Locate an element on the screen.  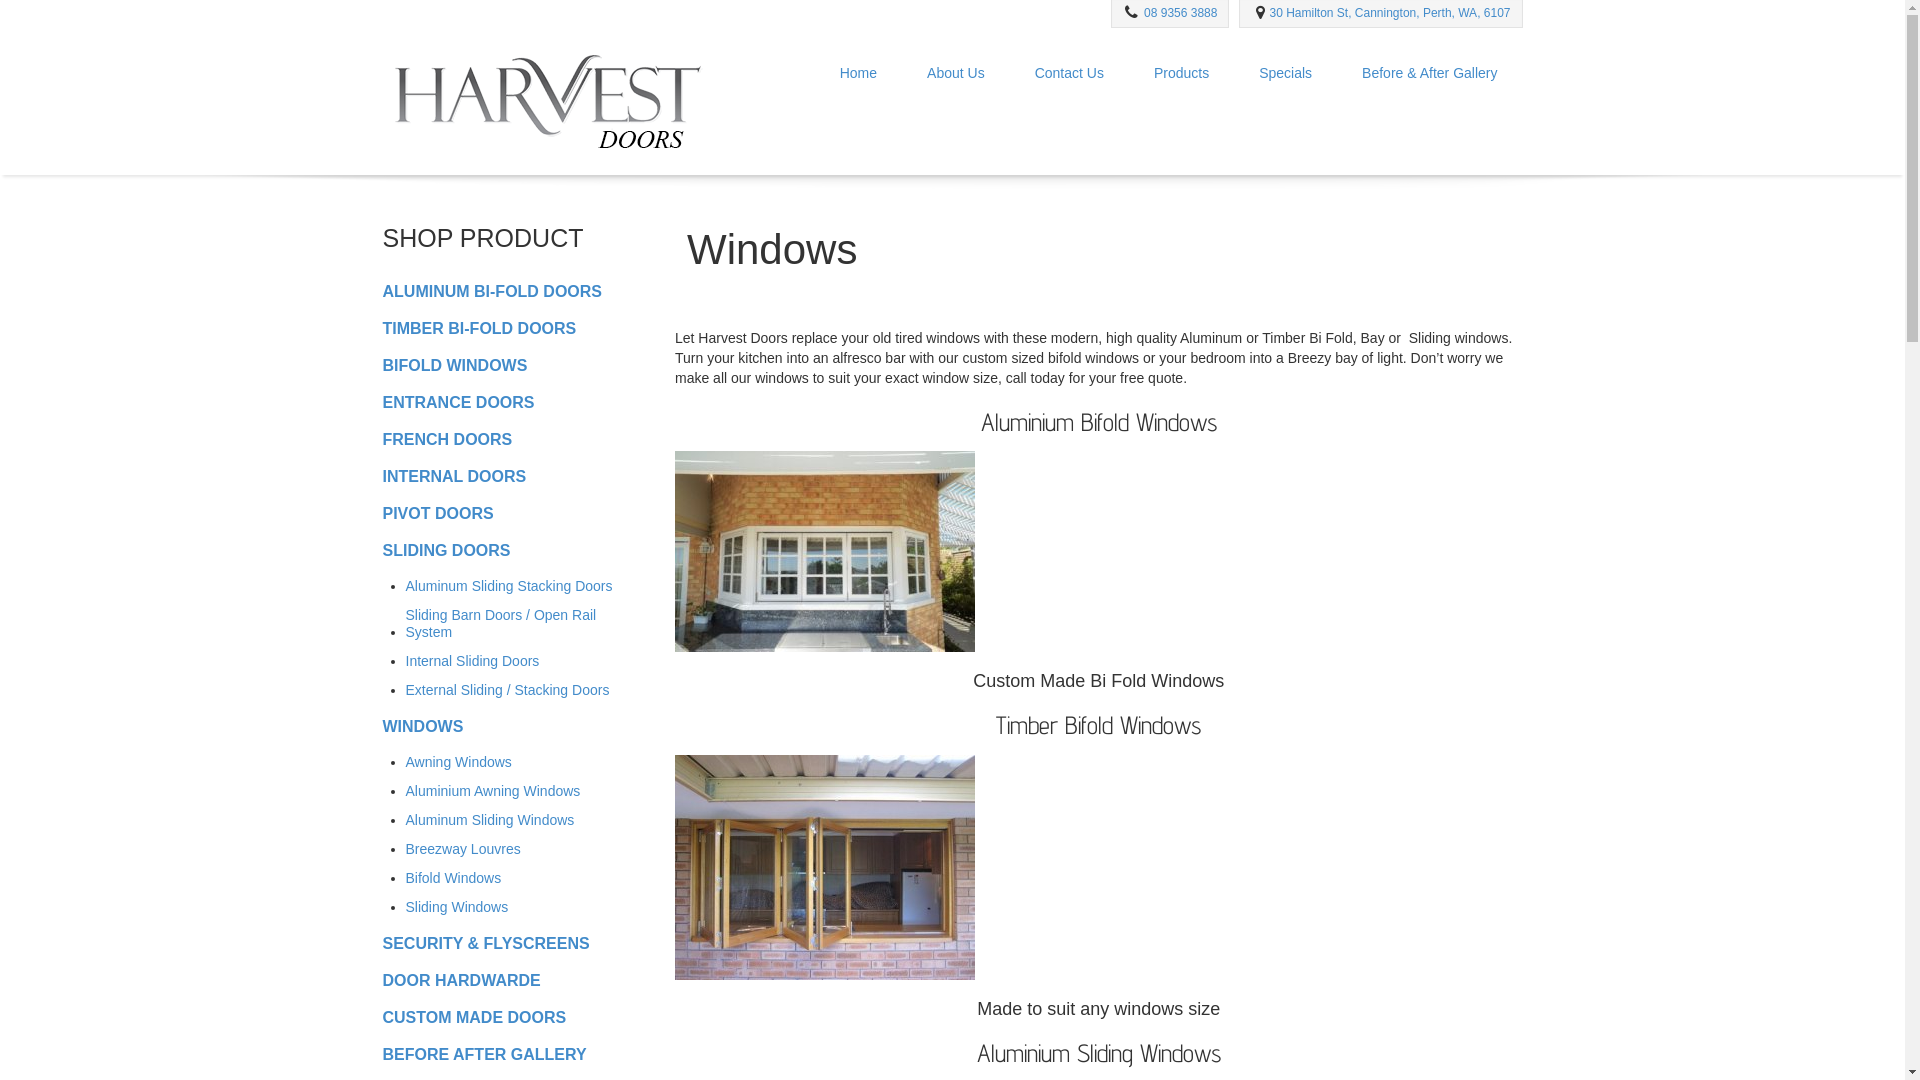
'BIFOLD WINDOWS' is located at coordinates (453, 364).